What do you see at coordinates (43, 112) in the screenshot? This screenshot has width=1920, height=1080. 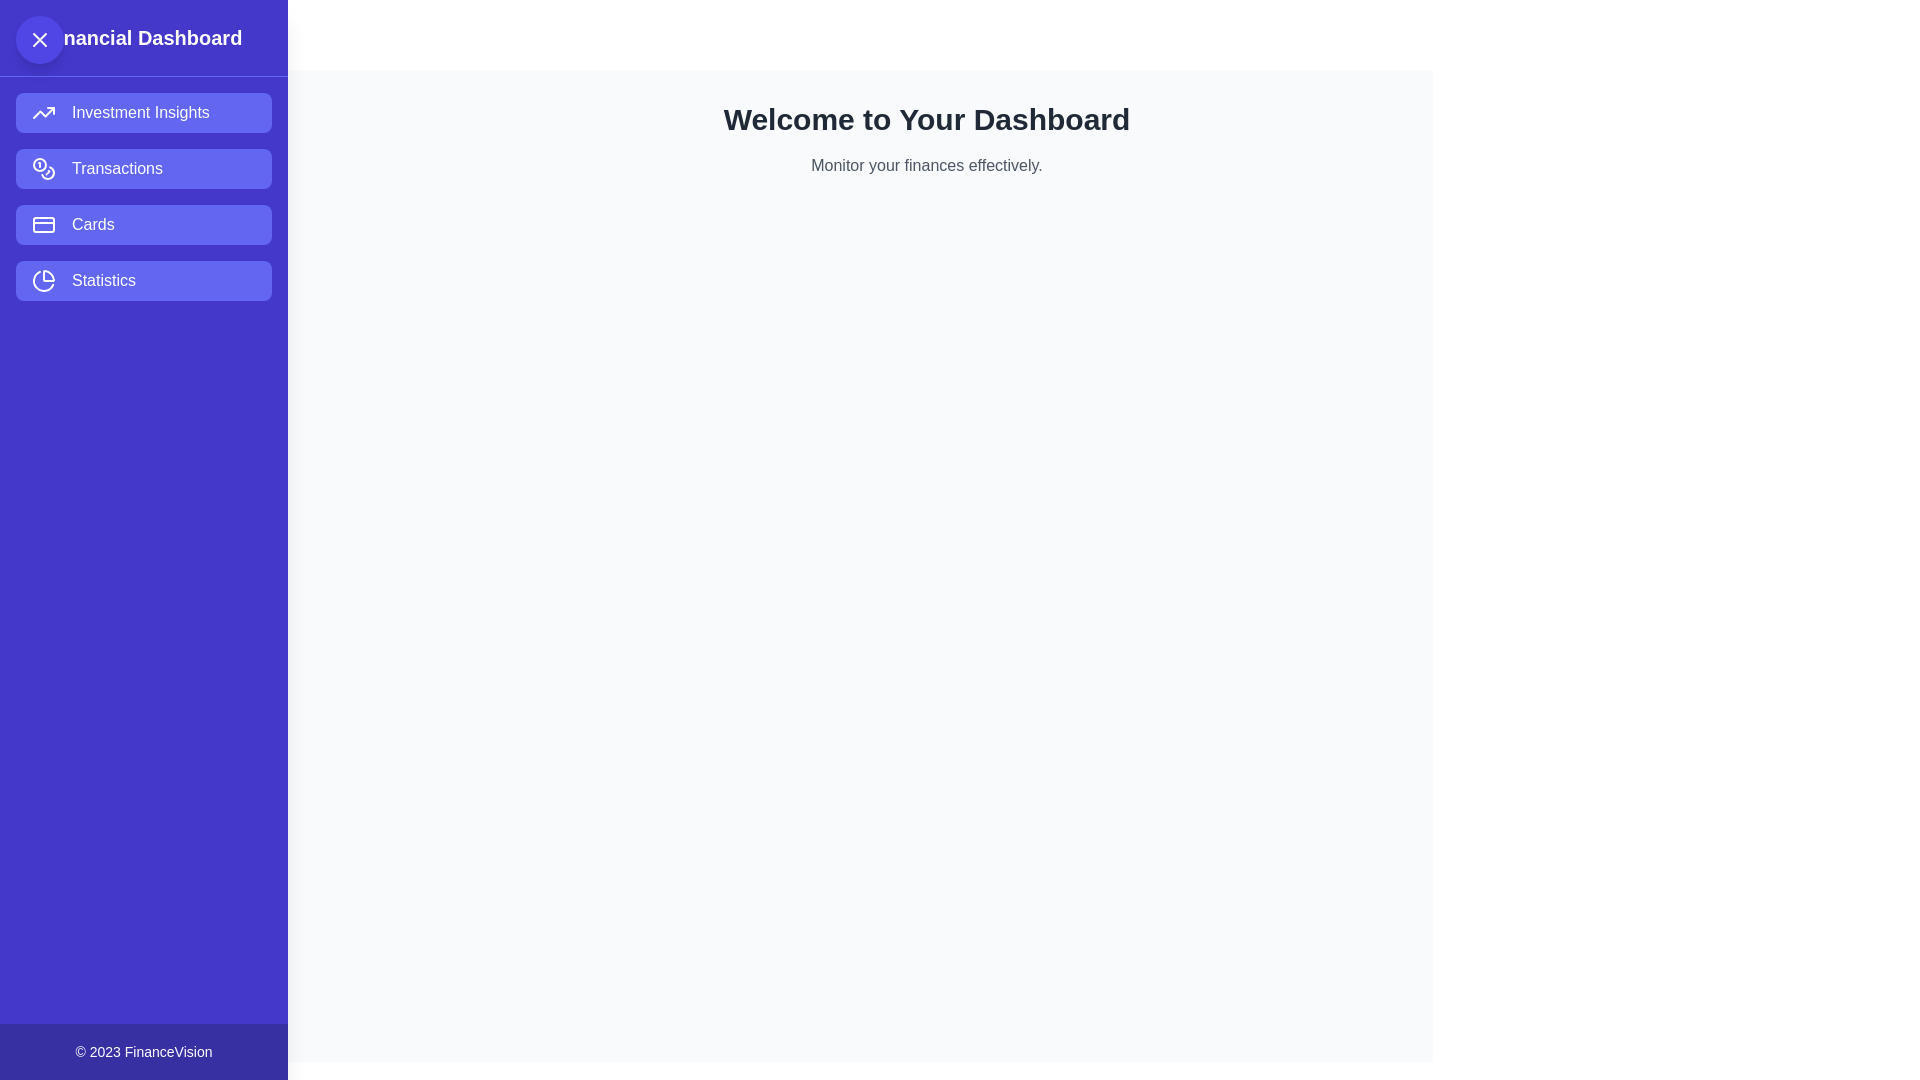 I see `the upward trending chart icon, which is styled in white and located to the left of the 'Investment Insights' text in the left vertical menu button` at bounding box center [43, 112].